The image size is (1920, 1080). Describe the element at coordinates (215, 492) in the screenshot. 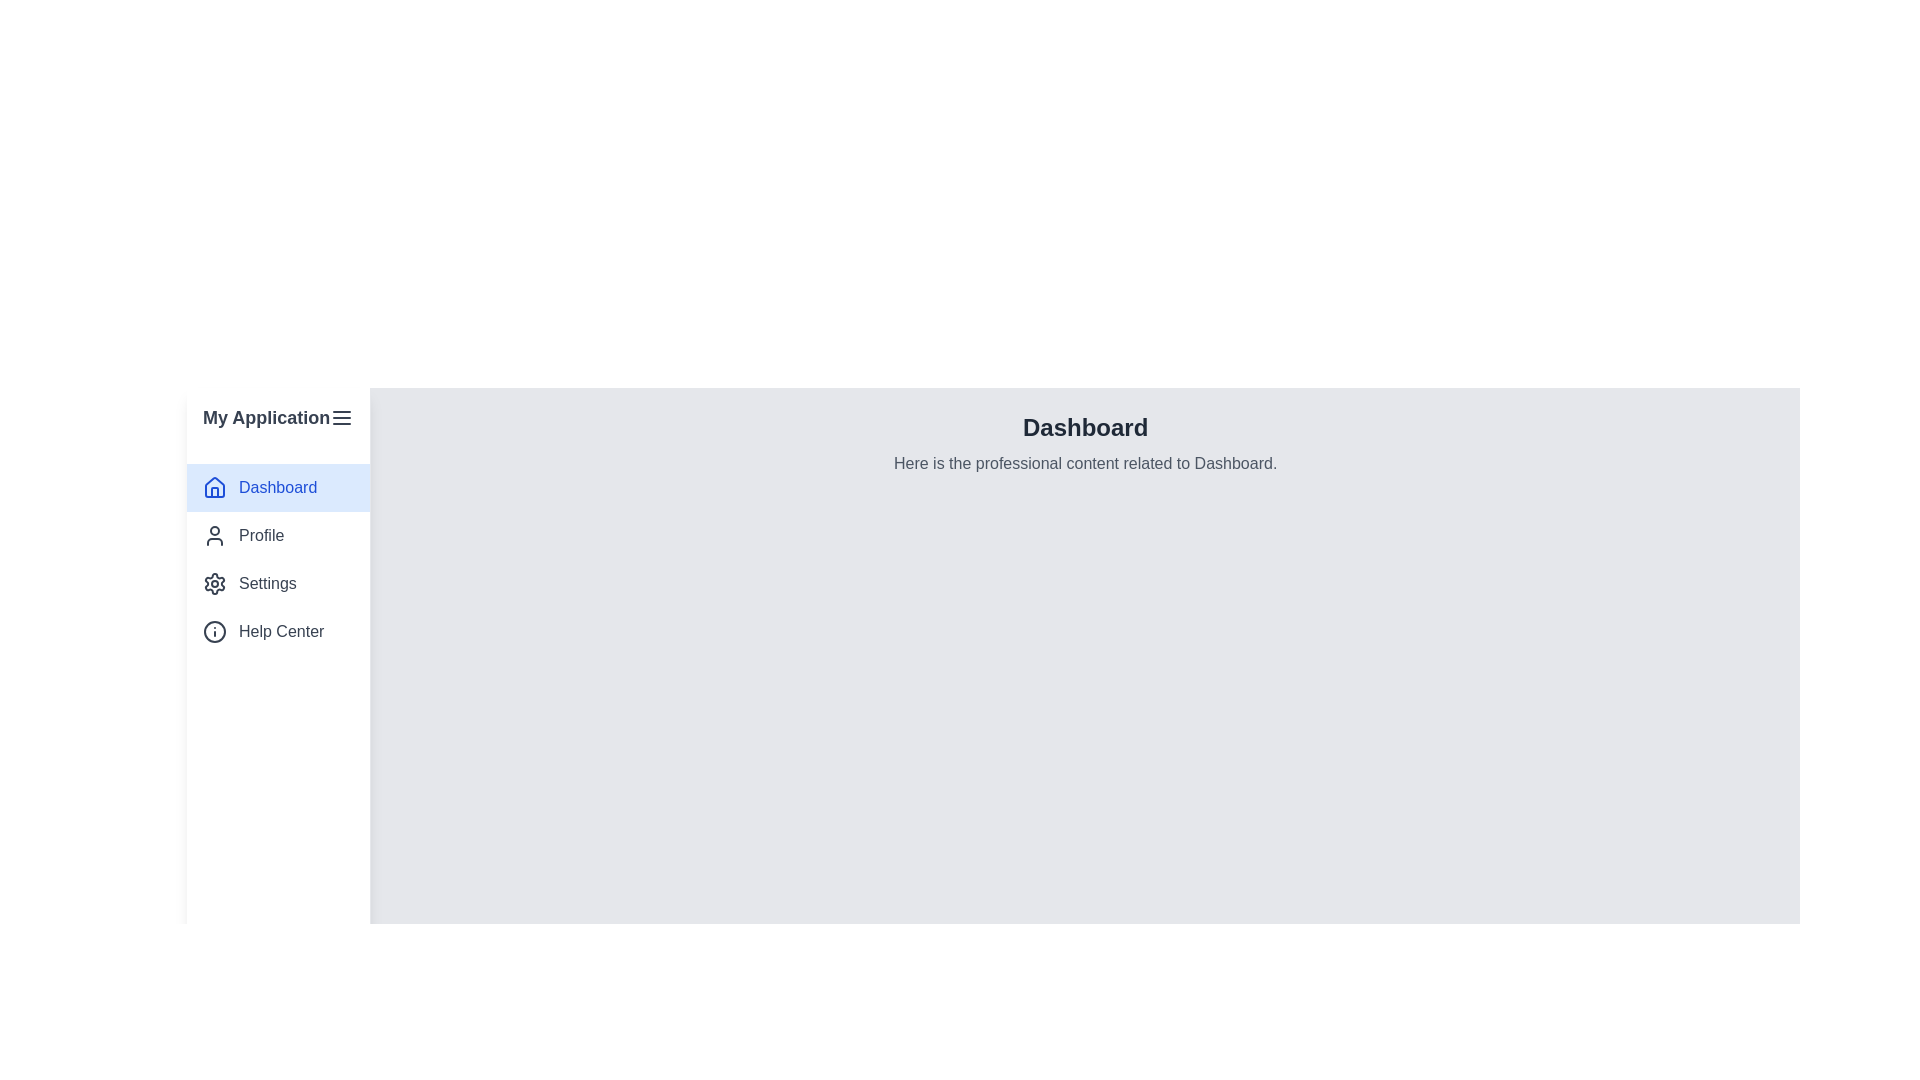

I see `the vertical bar segment of the SVG house icon located in the sidebar menu associated with the 'Dashboard' option` at that location.